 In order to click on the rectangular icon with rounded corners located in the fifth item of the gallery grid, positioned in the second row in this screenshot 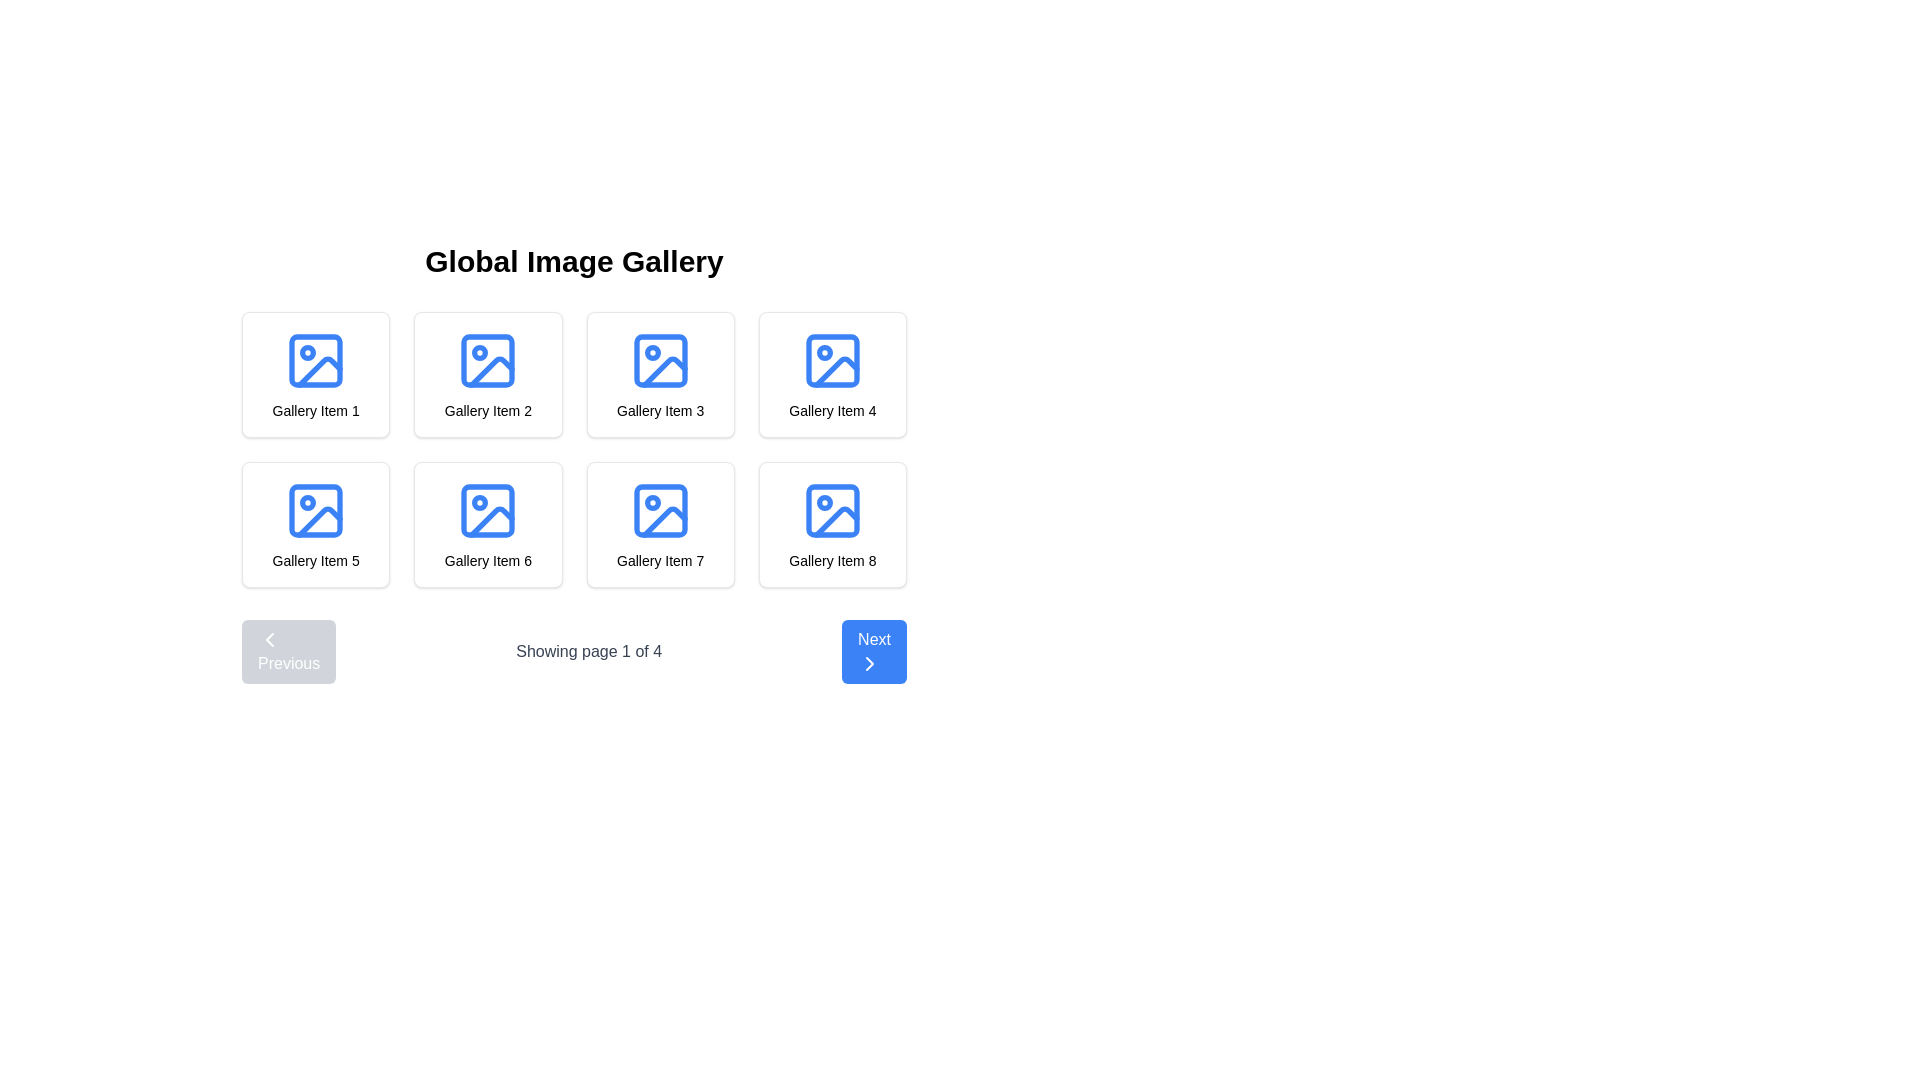, I will do `click(315, 509)`.